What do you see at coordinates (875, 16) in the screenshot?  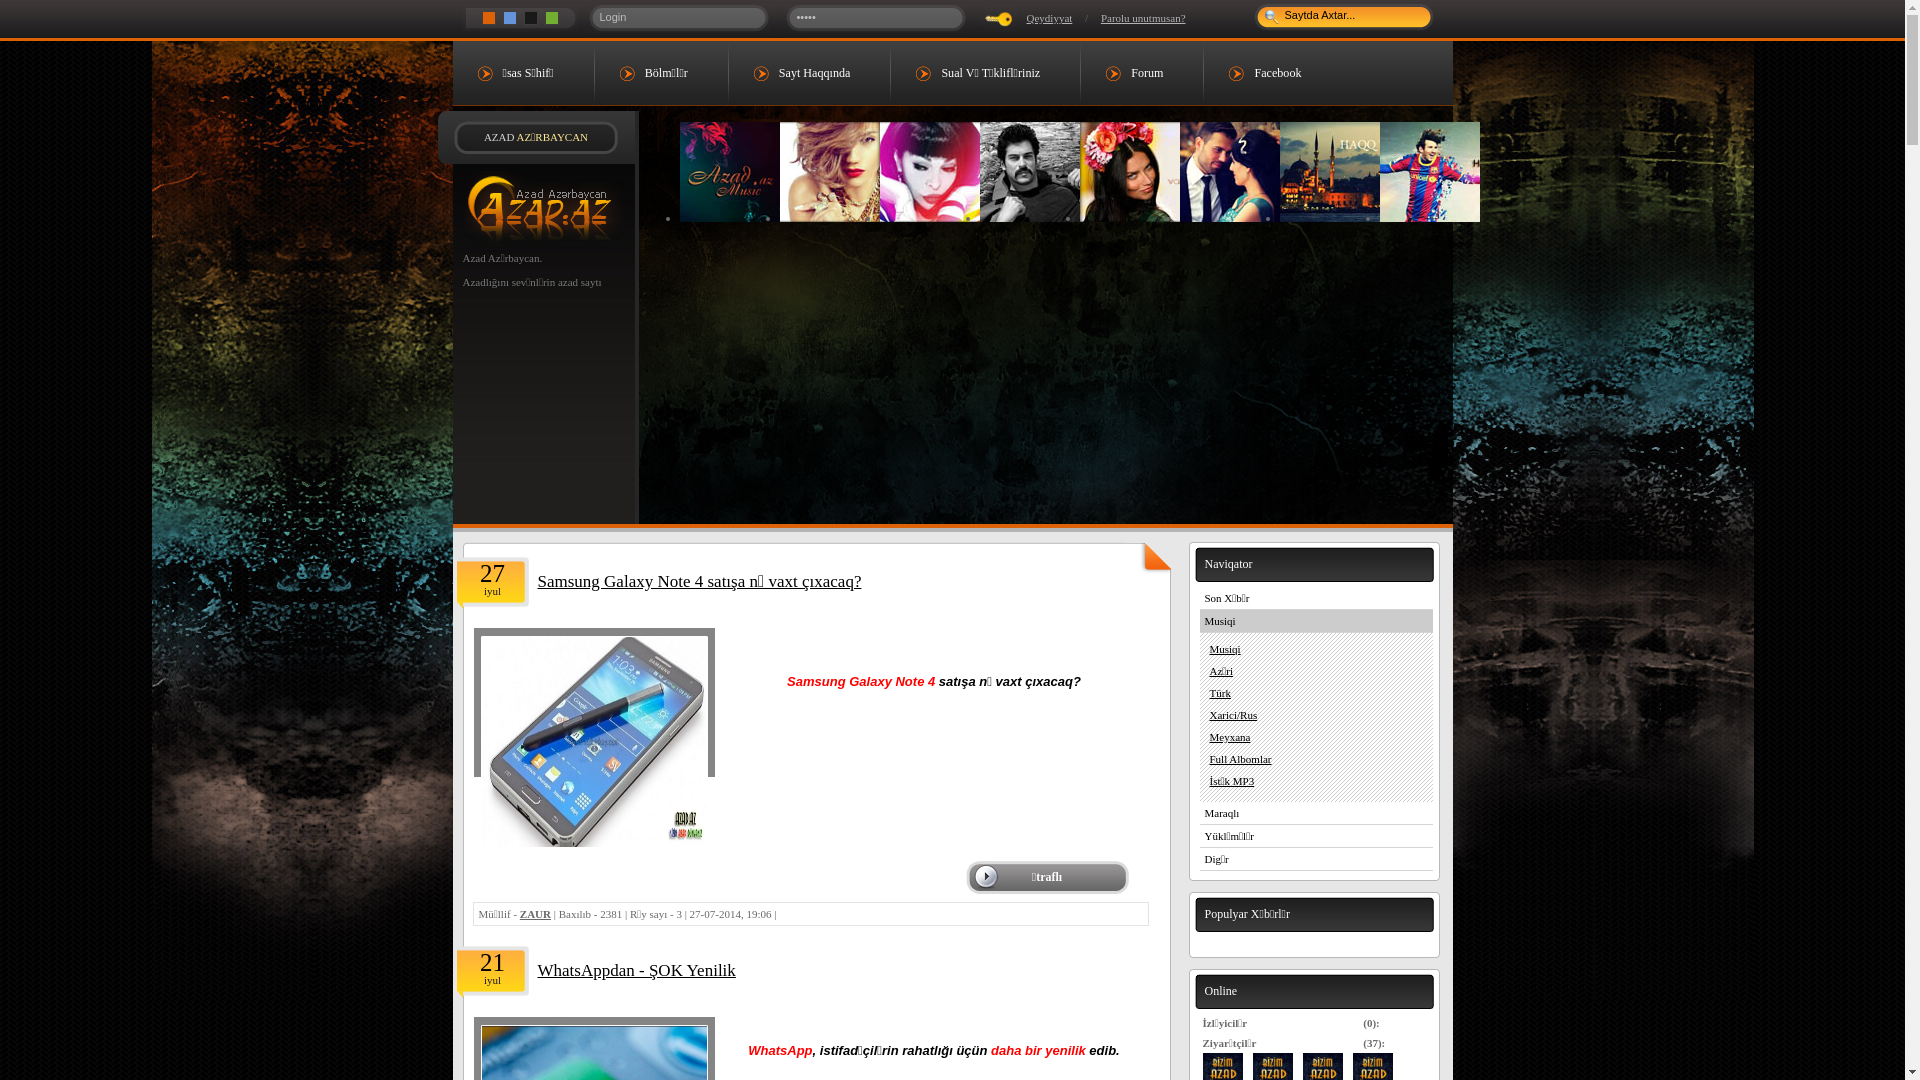 I see `'Parolunuz'` at bounding box center [875, 16].